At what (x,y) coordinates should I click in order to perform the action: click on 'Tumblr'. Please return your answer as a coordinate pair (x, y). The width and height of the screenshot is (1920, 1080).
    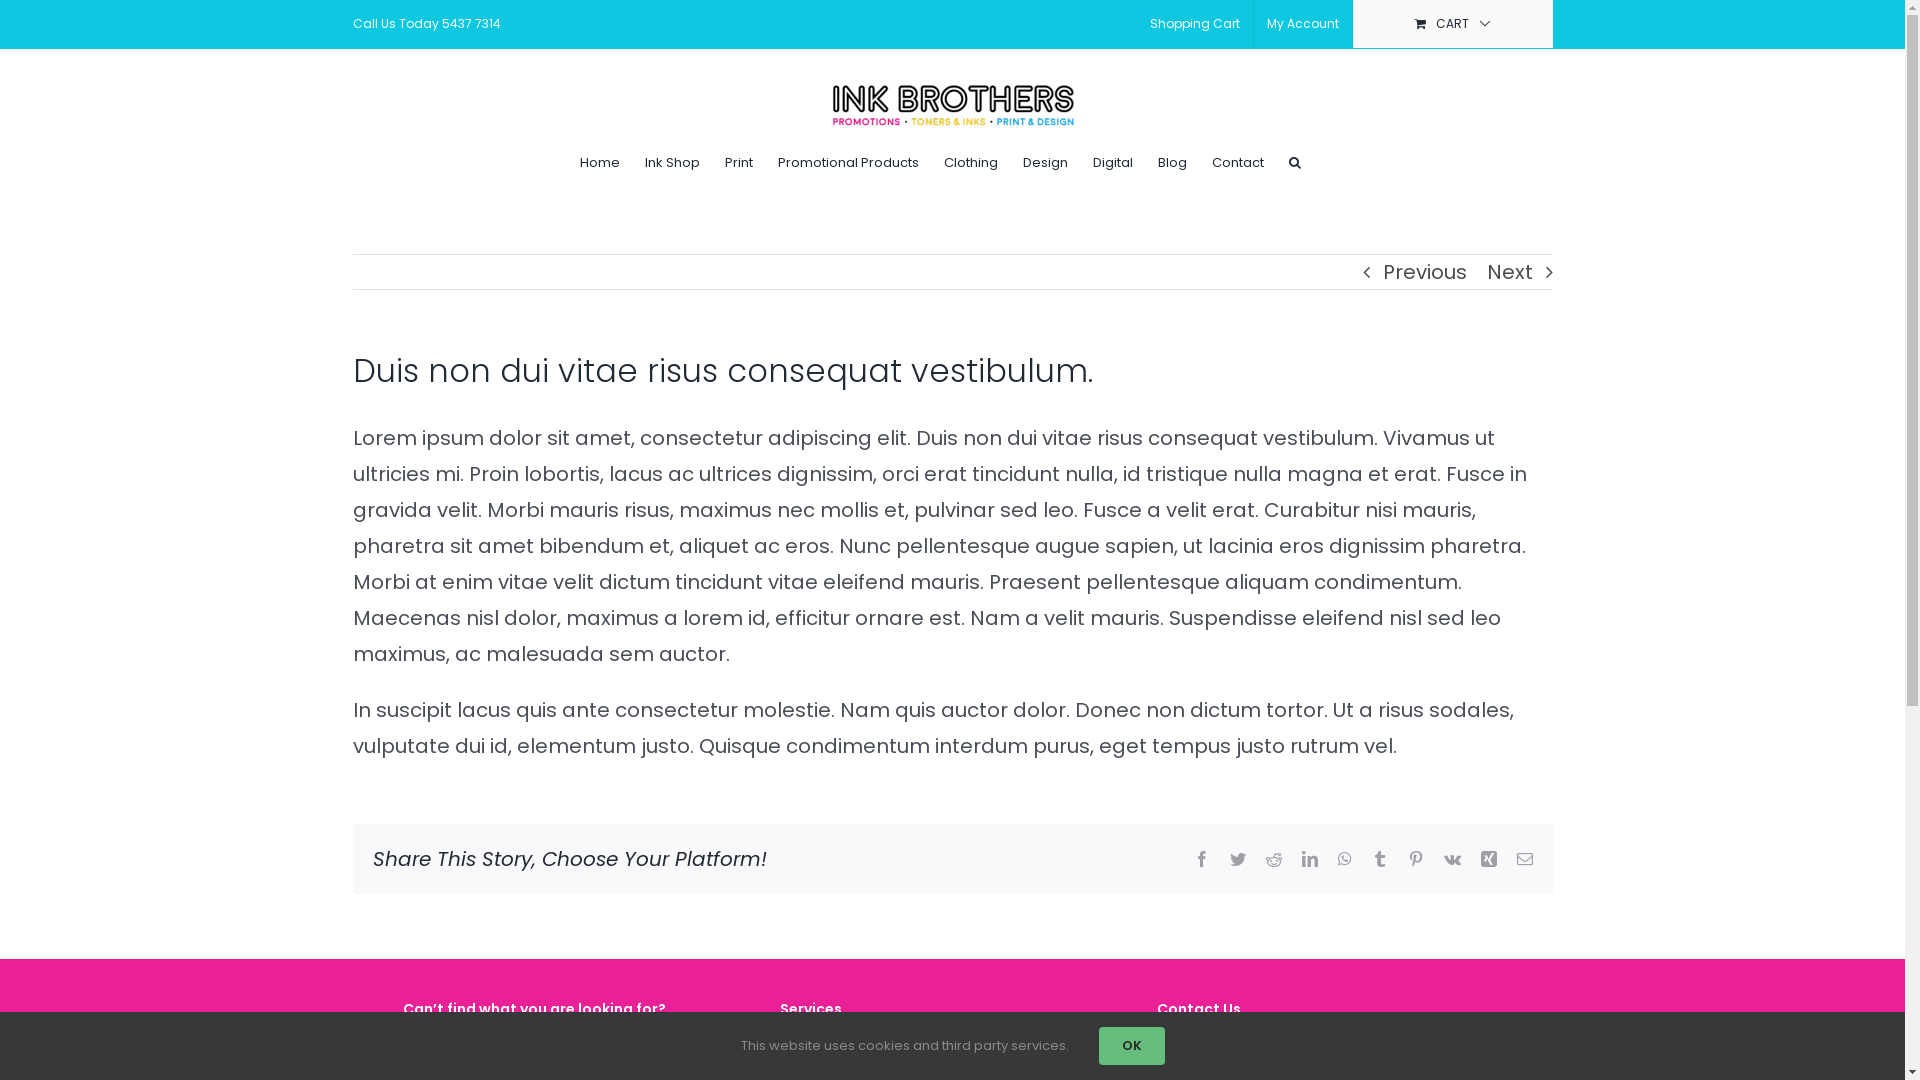
    Looking at the image, I should click on (1379, 858).